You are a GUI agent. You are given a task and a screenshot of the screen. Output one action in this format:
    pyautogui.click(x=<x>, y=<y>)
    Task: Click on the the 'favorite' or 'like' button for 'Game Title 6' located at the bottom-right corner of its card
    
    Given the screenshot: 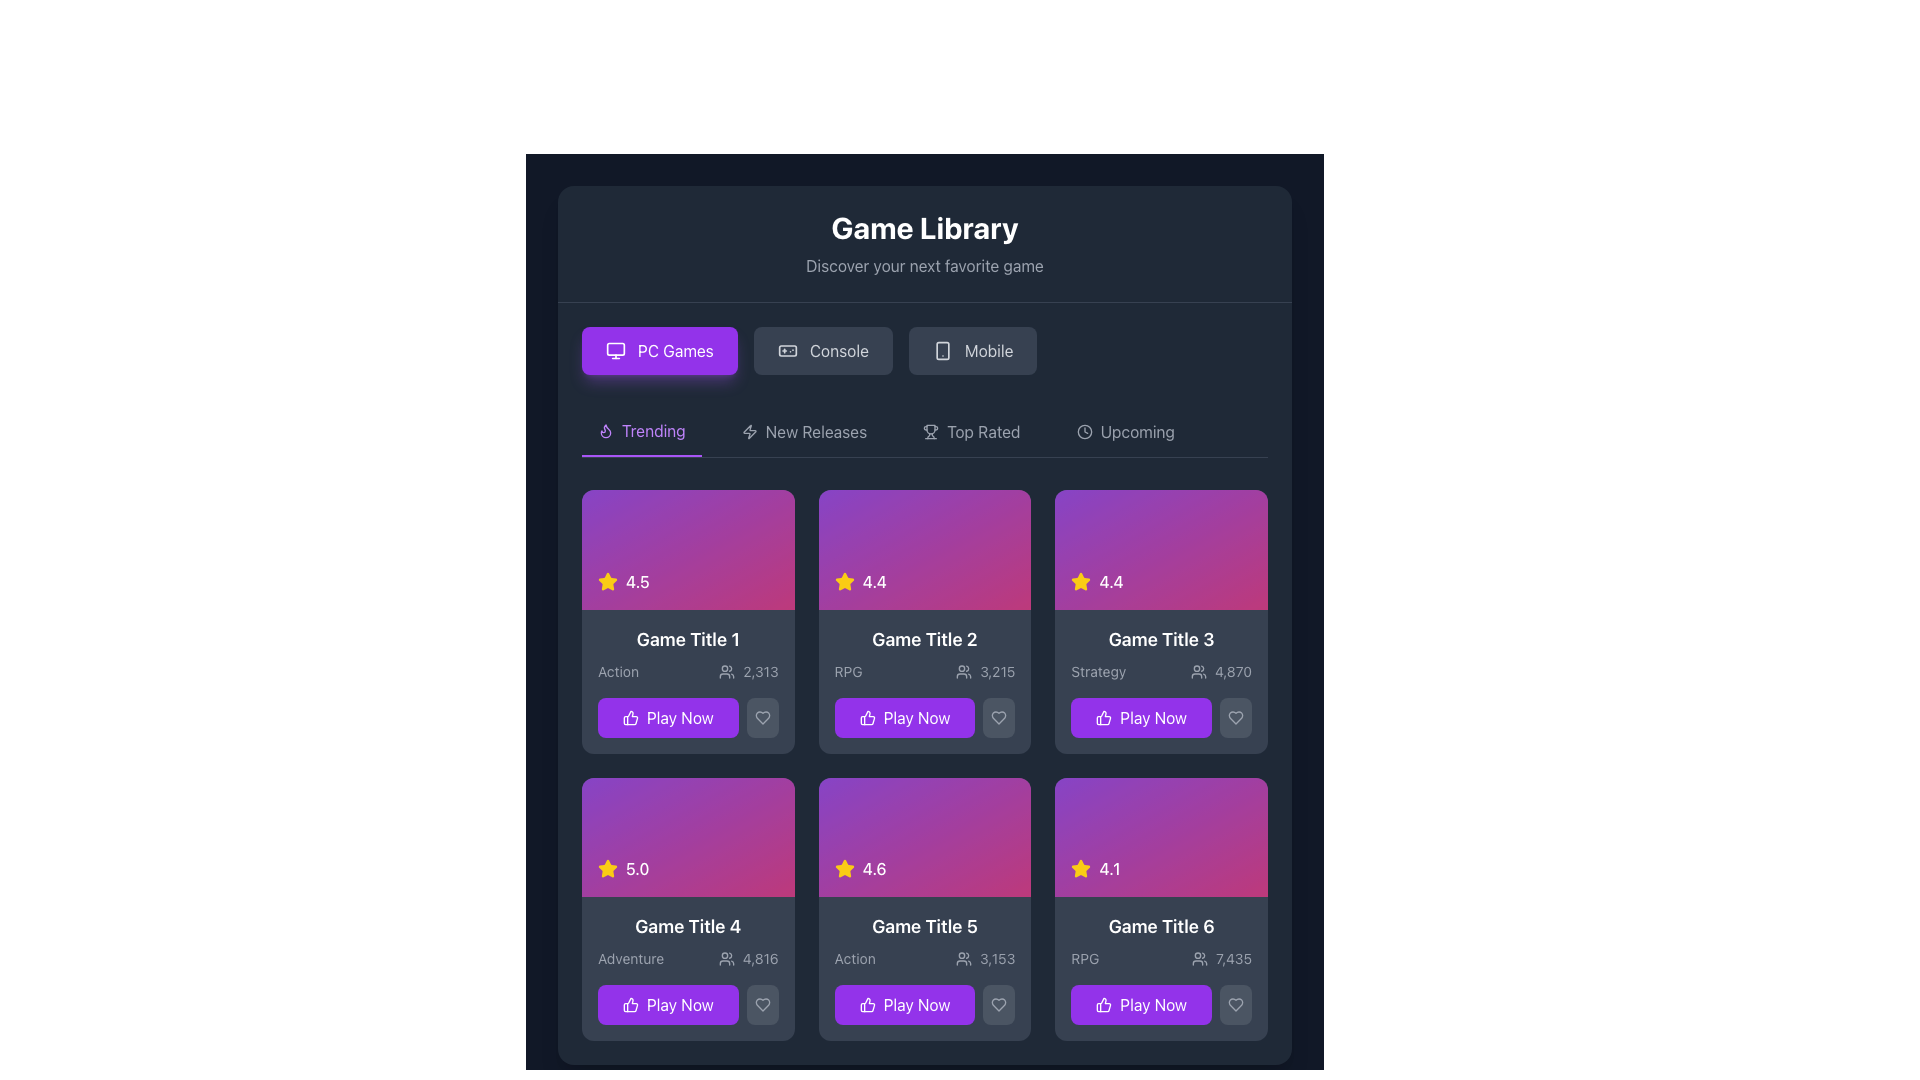 What is the action you would take?
    pyautogui.click(x=1235, y=1005)
    